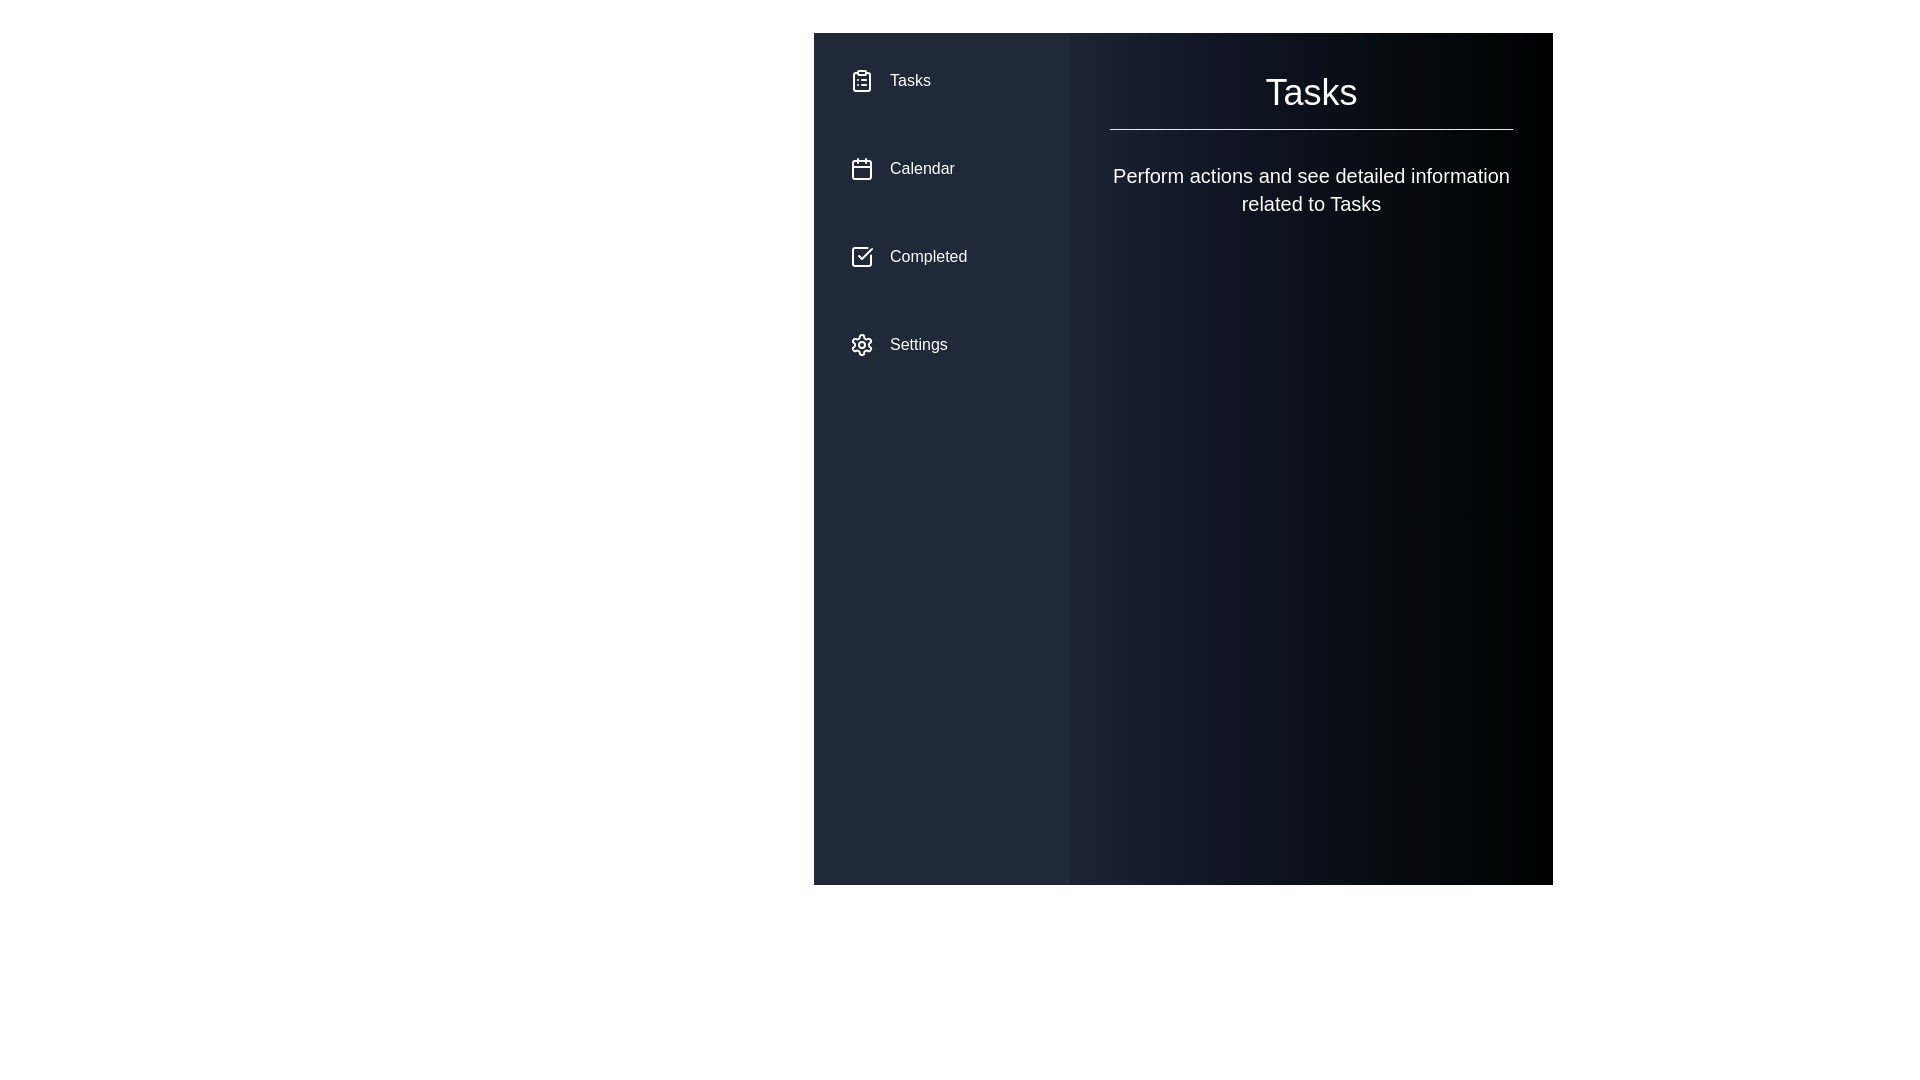  I want to click on the menu item corresponding to Tasks to select it, so click(940, 80).